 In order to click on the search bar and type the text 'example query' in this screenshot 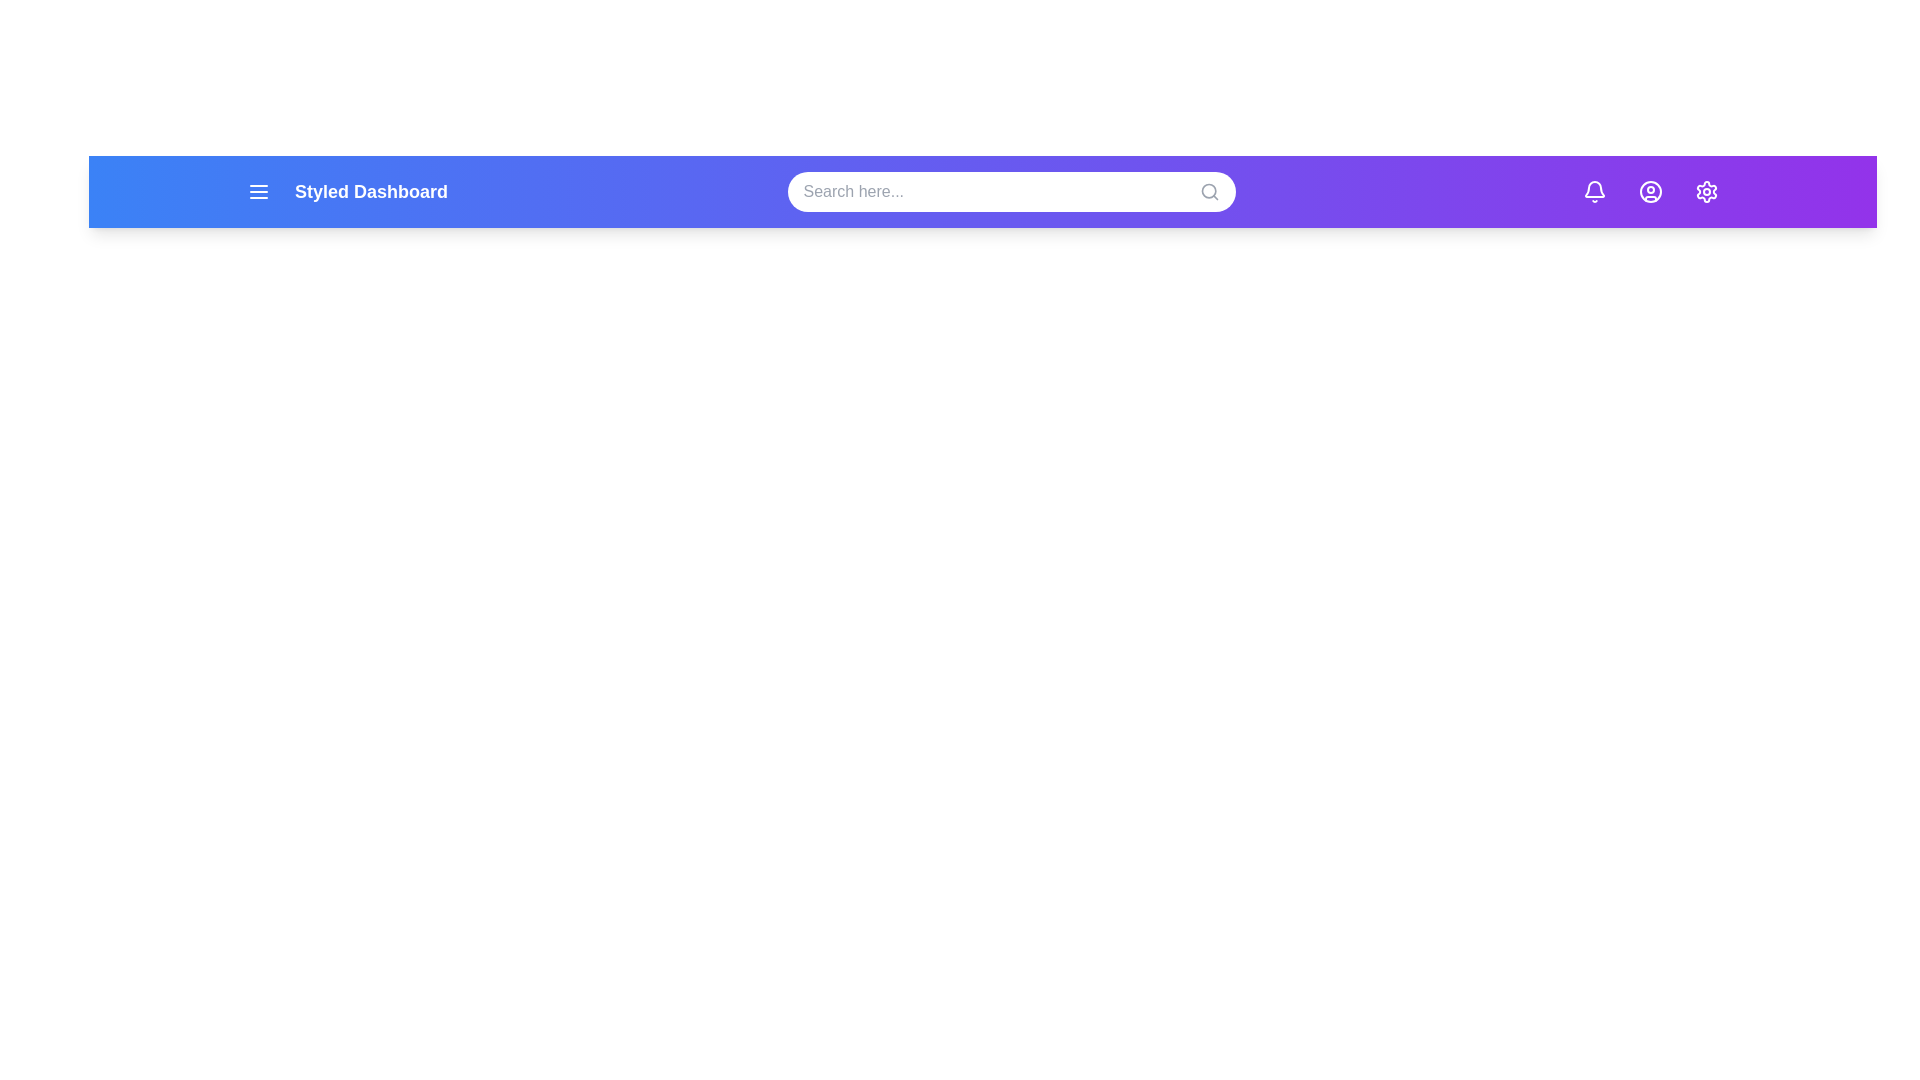, I will do `click(1011, 192)`.